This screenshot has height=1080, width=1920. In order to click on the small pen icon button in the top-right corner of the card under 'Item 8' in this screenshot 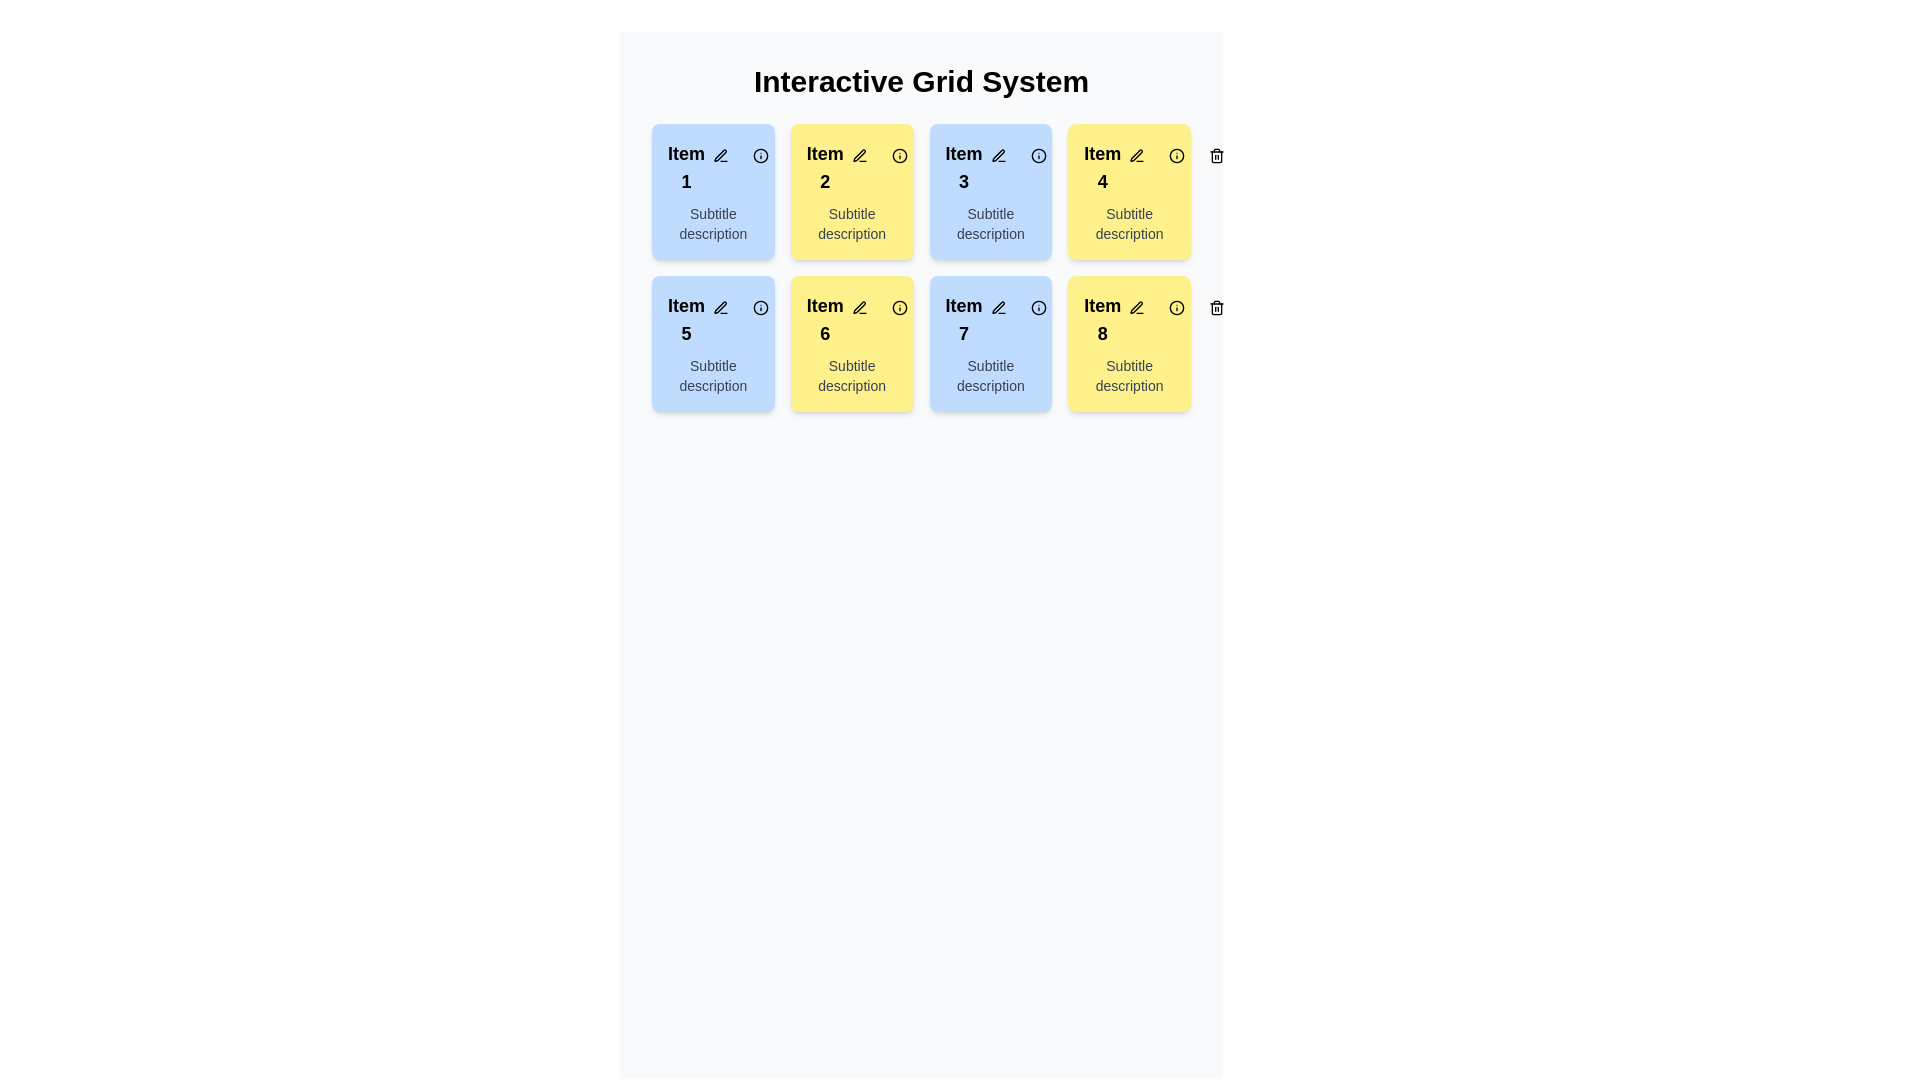, I will do `click(1137, 308)`.